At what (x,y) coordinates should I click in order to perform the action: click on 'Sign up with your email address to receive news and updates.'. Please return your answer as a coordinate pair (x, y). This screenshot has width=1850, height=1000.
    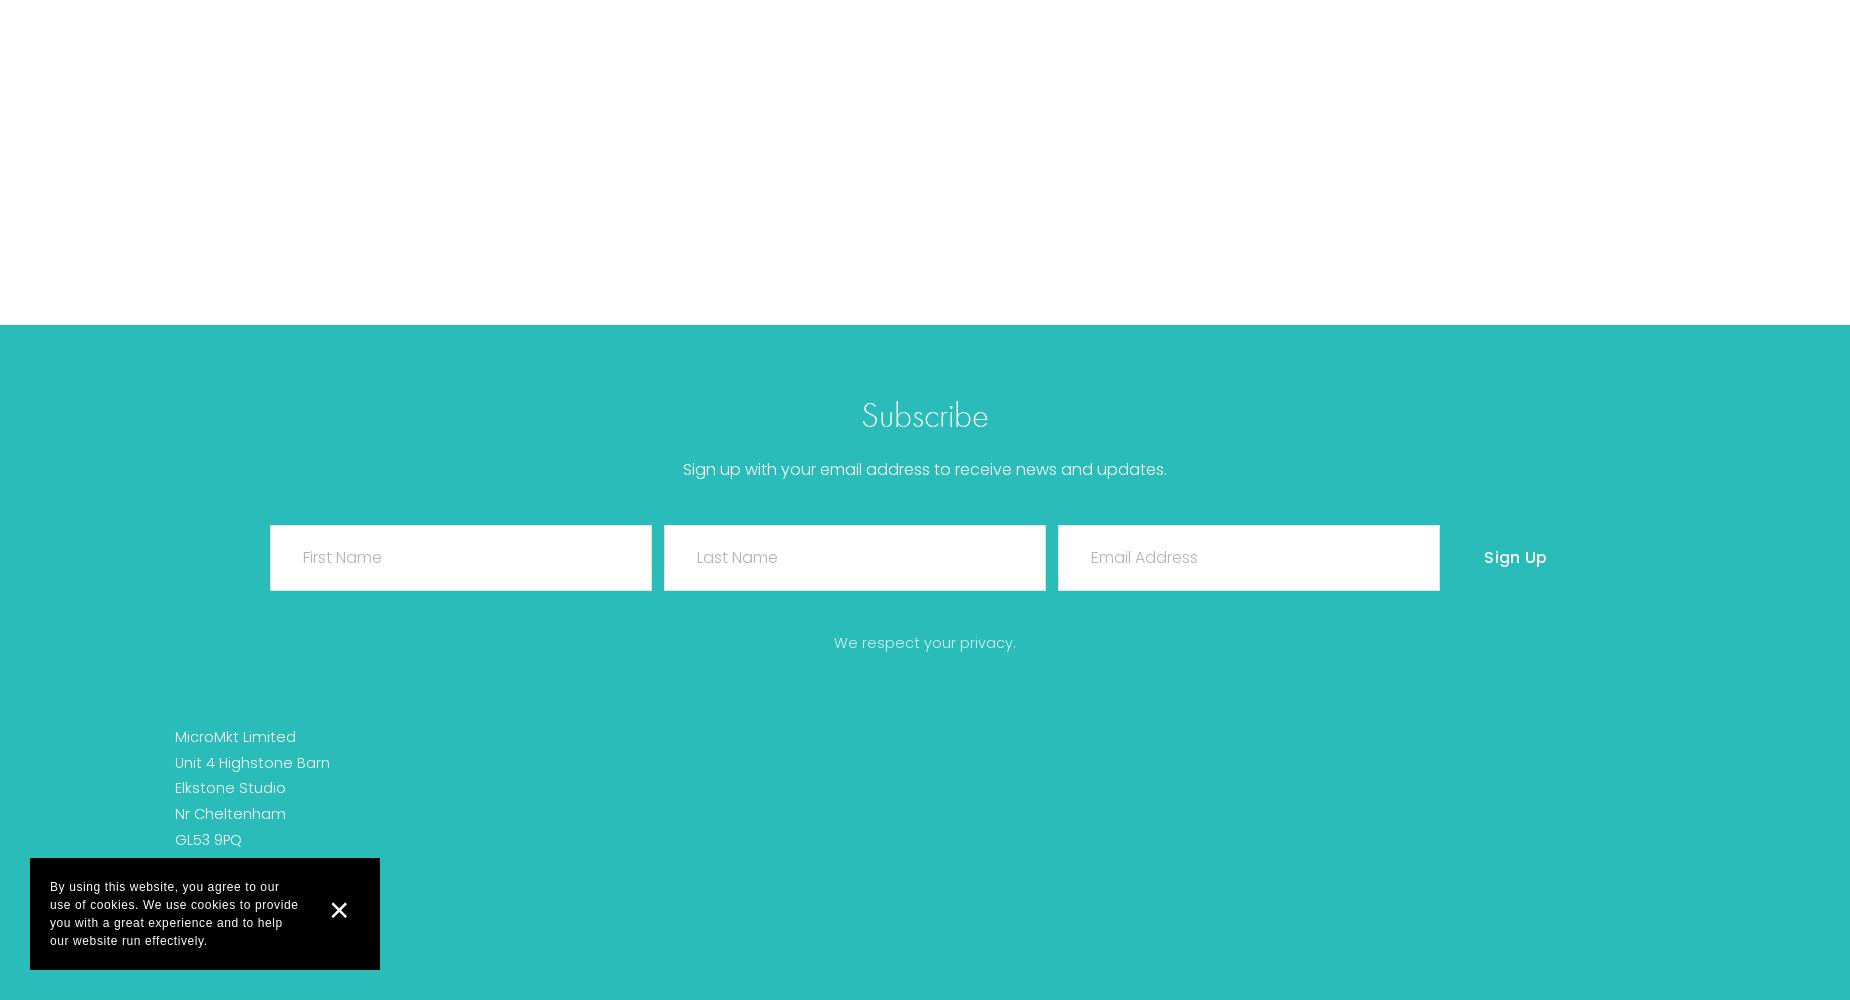
    Looking at the image, I should click on (925, 468).